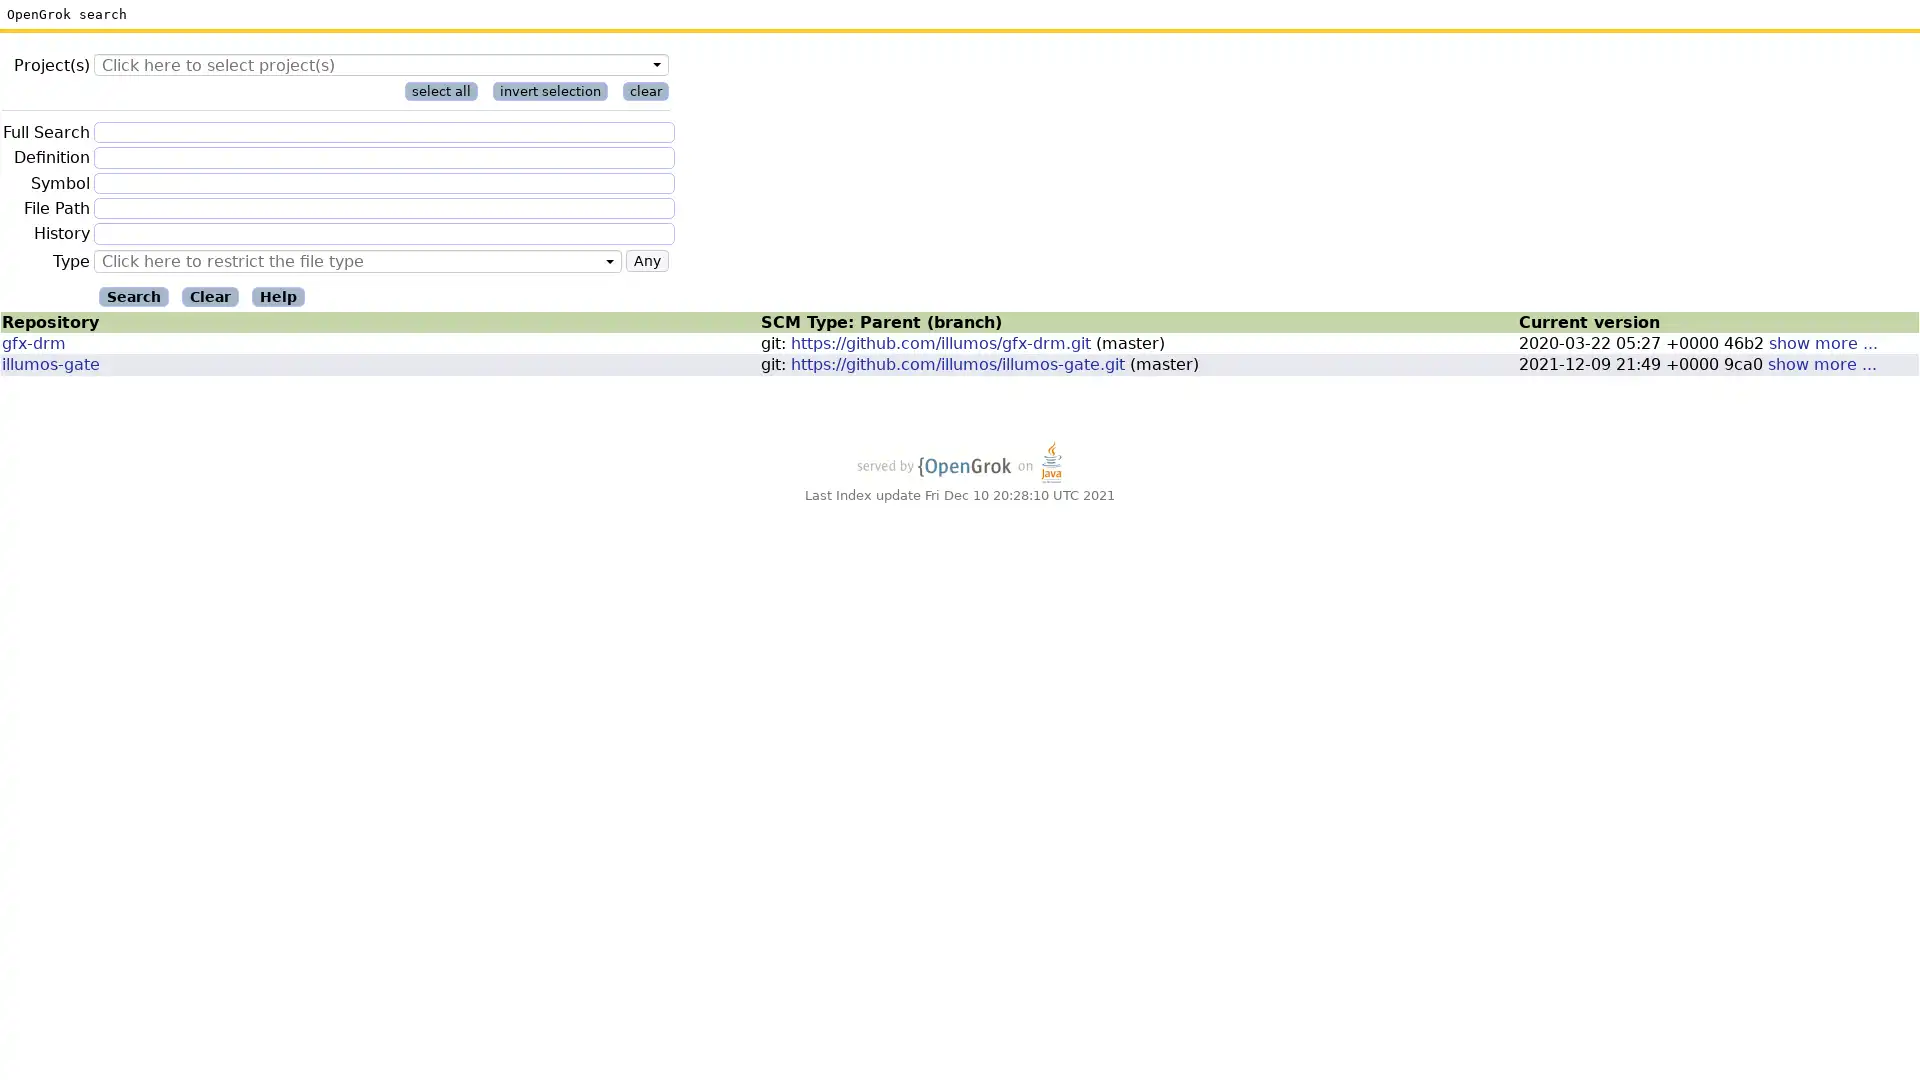 The height and width of the screenshot is (1080, 1920). Describe the element at coordinates (133, 296) in the screenshot. I see `Search` at that location.